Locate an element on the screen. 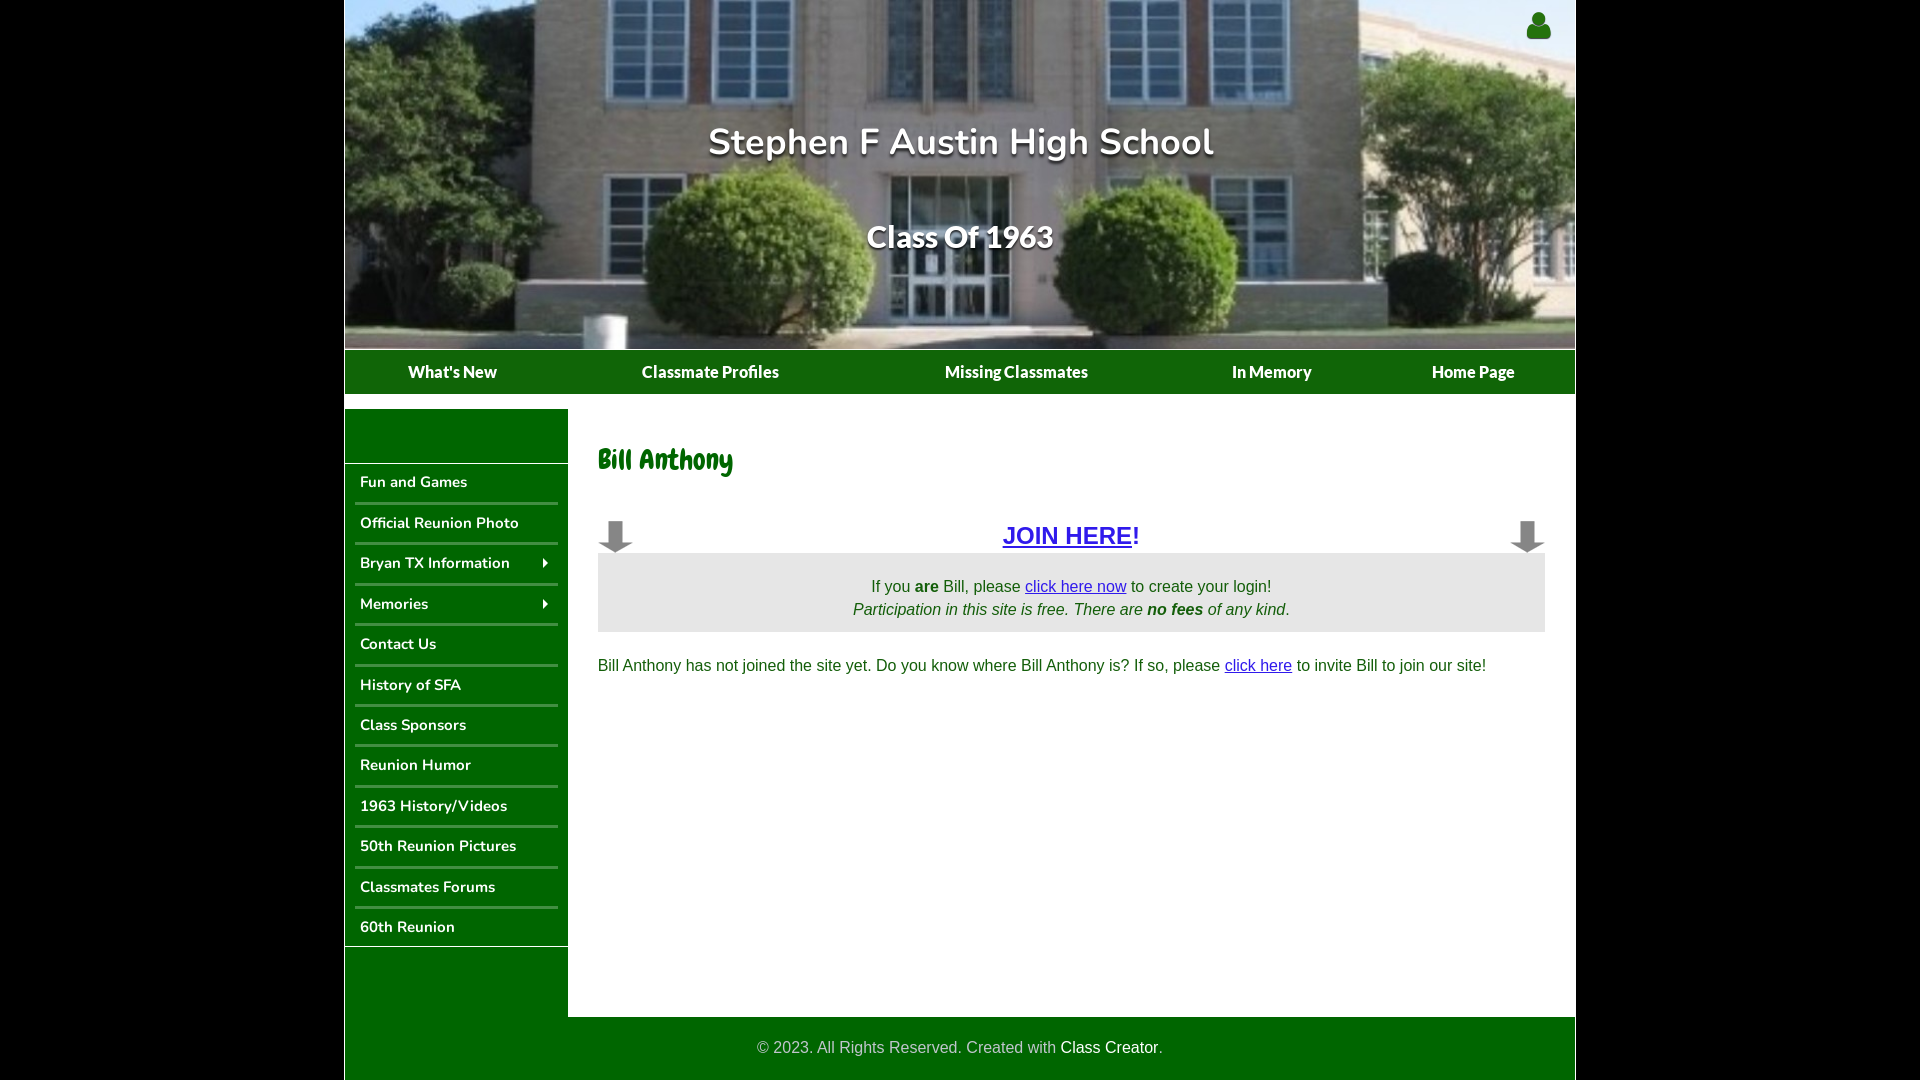 The width and height of the screenshot is (1920, 1080). 'Classmate Login' is located at coordinates (1537, 26).